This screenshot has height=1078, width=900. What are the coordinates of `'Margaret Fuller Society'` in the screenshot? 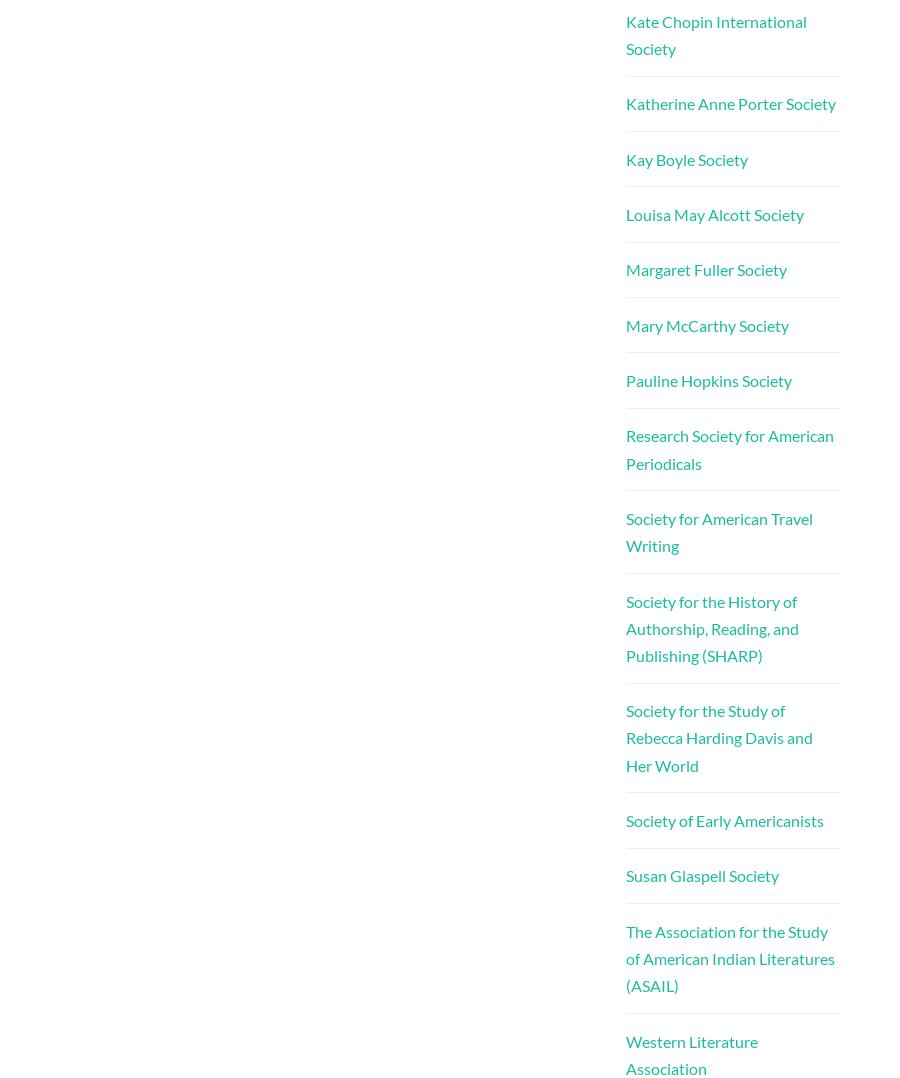 It's located at (704, 268).